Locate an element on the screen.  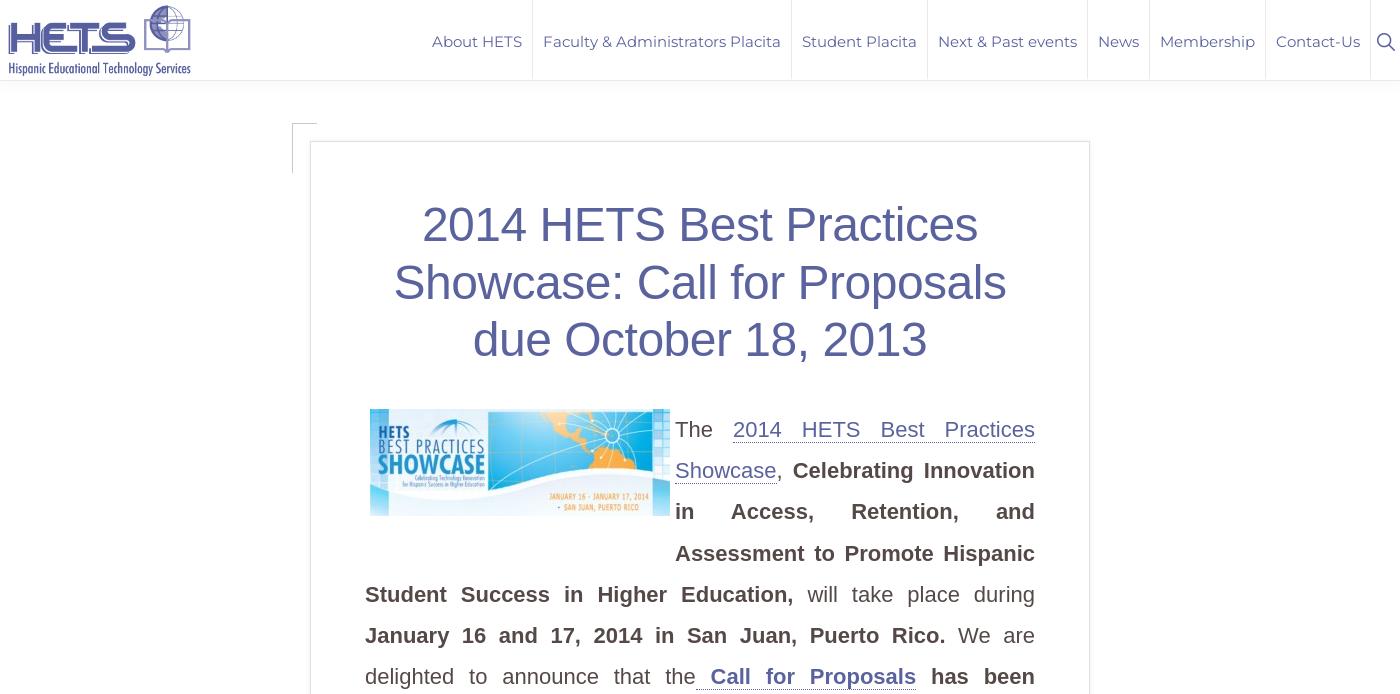
'Call for Proposals' is located at coordinates (804, 675).